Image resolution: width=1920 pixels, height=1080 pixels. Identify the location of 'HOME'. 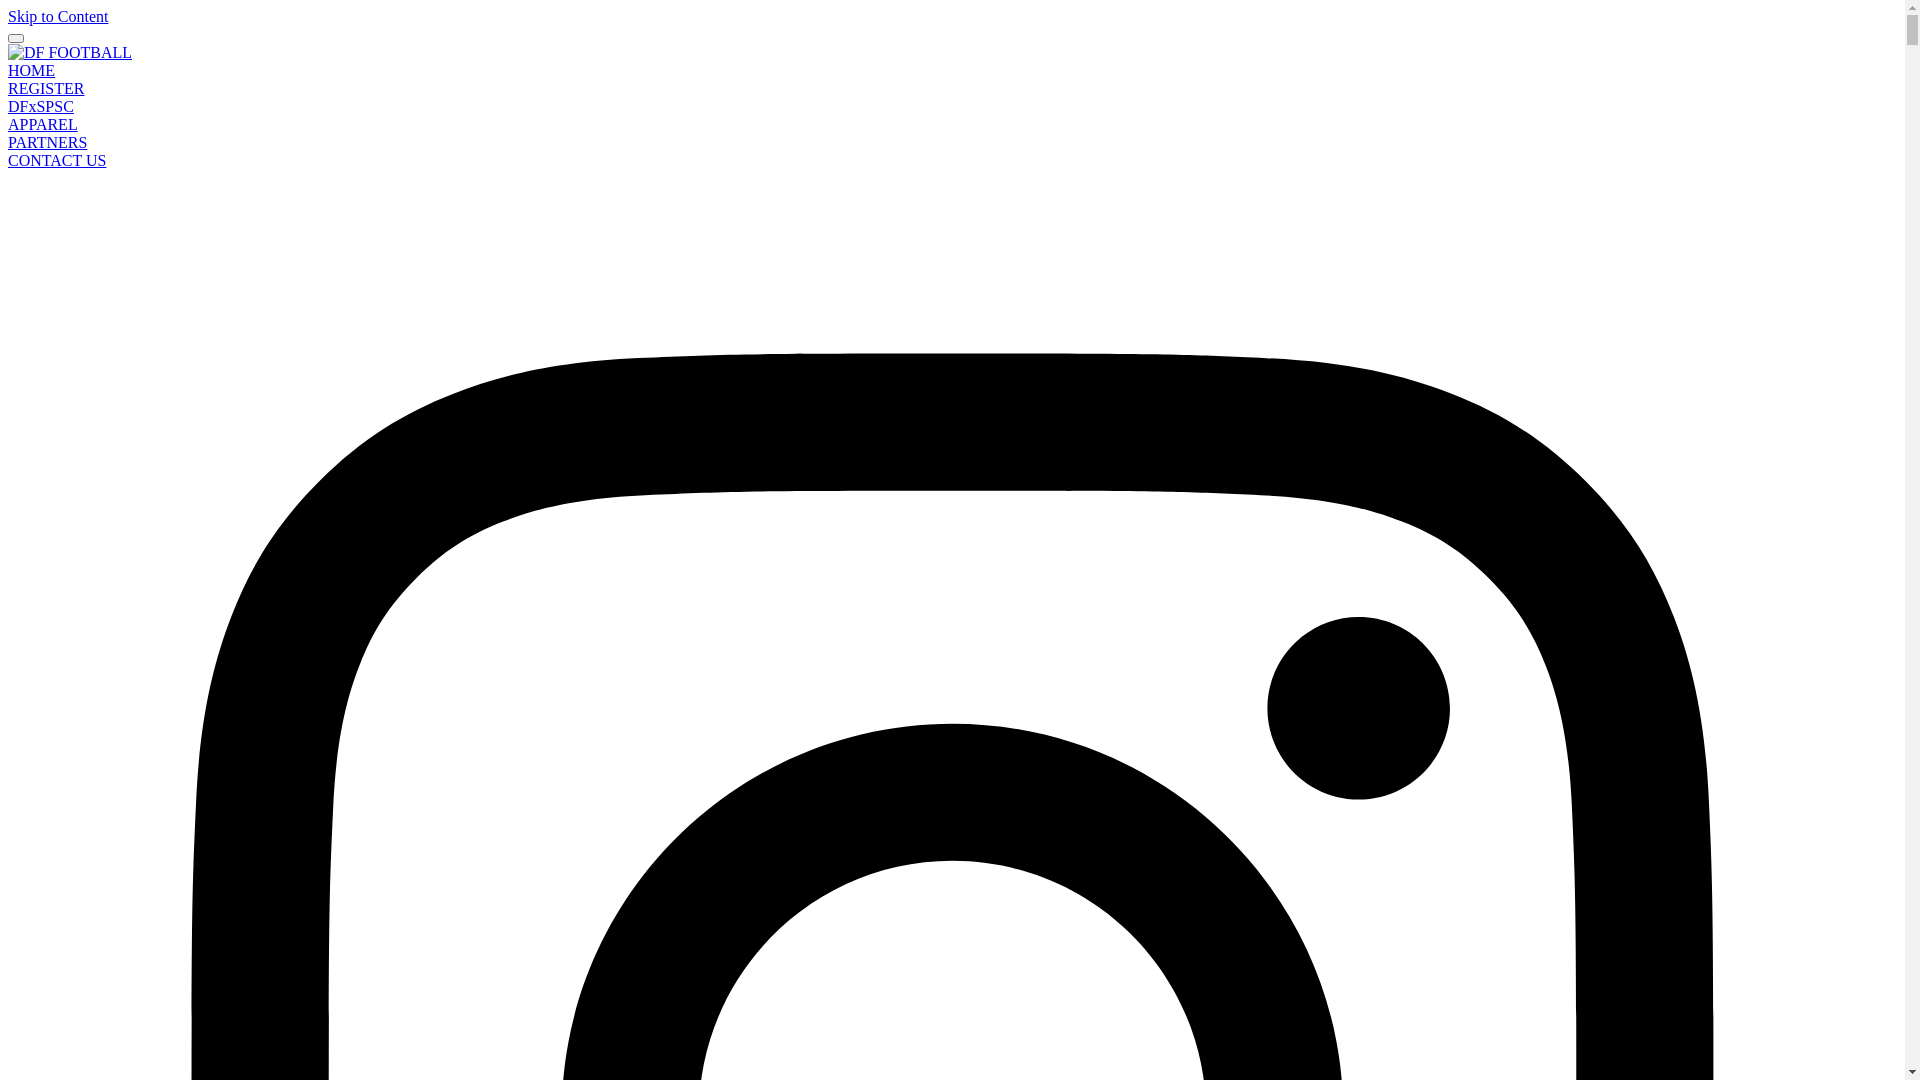
(31, 69).